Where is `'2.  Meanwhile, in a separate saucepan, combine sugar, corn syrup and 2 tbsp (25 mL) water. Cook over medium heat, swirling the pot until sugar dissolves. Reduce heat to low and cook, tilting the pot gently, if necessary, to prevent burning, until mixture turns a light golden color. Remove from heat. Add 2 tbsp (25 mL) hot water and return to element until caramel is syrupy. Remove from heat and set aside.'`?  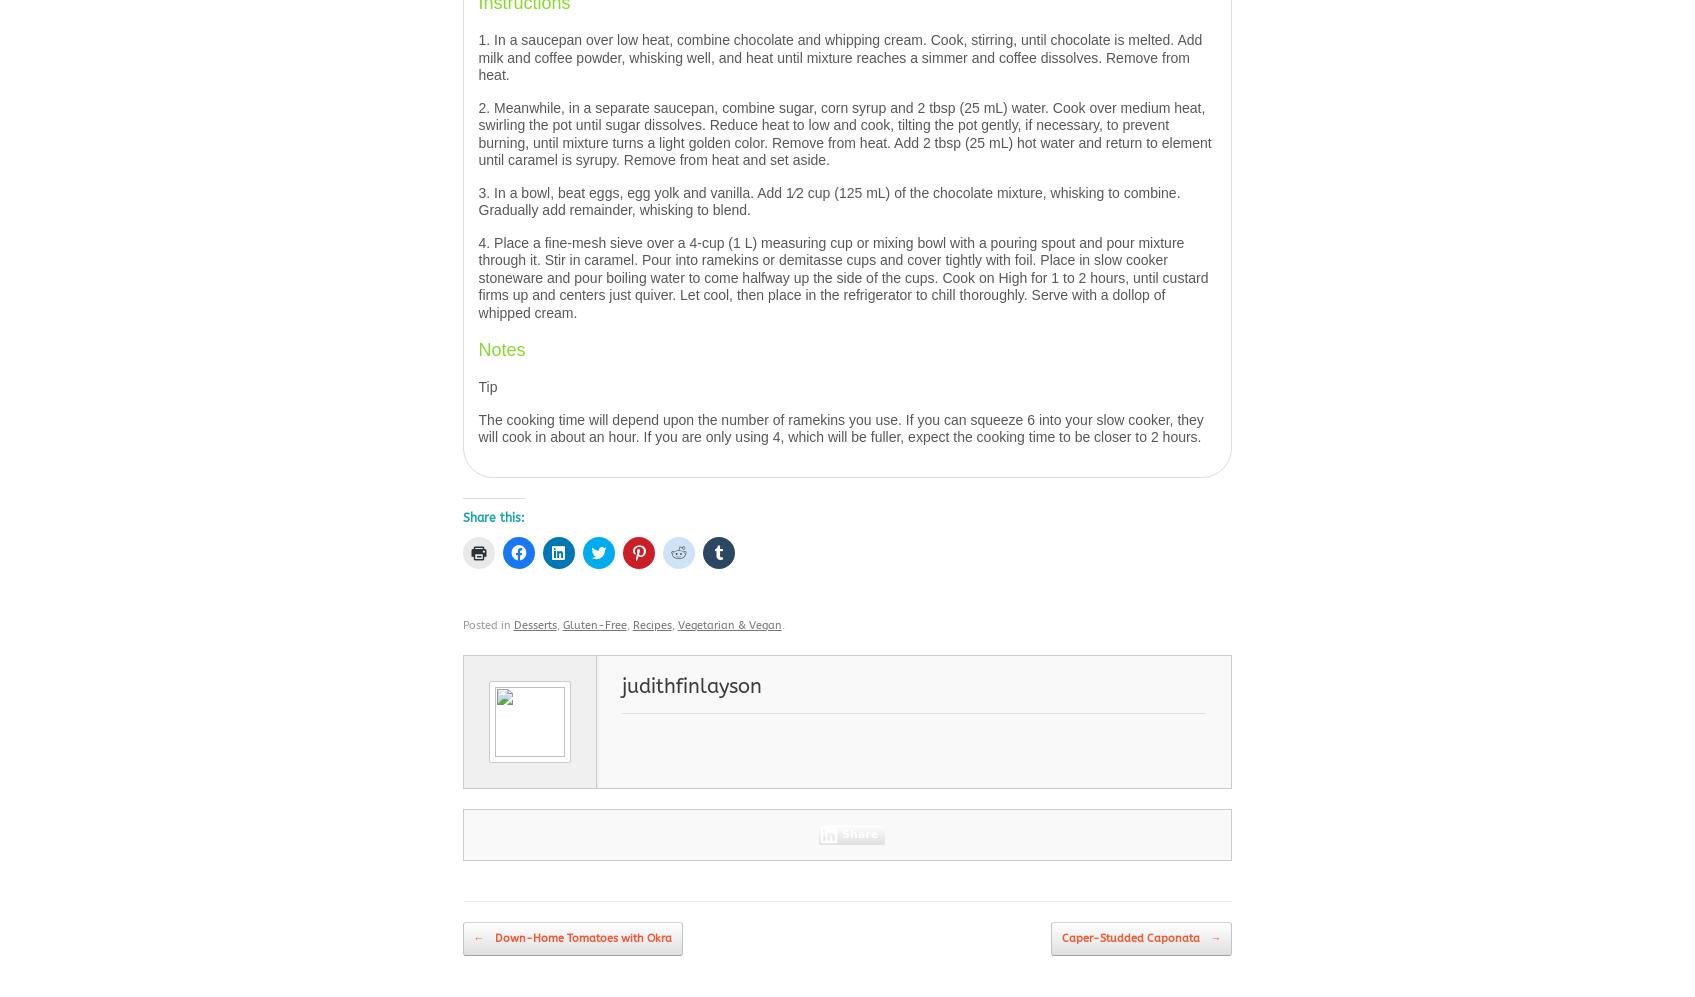 '2.  Meanwhile, in a separate saucepan, combine sugar, corn syrup and 2 tbsp (25 mL) water. Cook over medium heat, swirling the pot until sugar dissolves. Reduce heat to low and cook, tilting the pot gently, if necessary, to prevent burning, until mixture turns a light golden color. Remove from heat. Add 2 tbsp (25 mL) hot water and return to element until caramel is syrupy. Remove from heat and set aside.' is located at coordinates (844, 133).